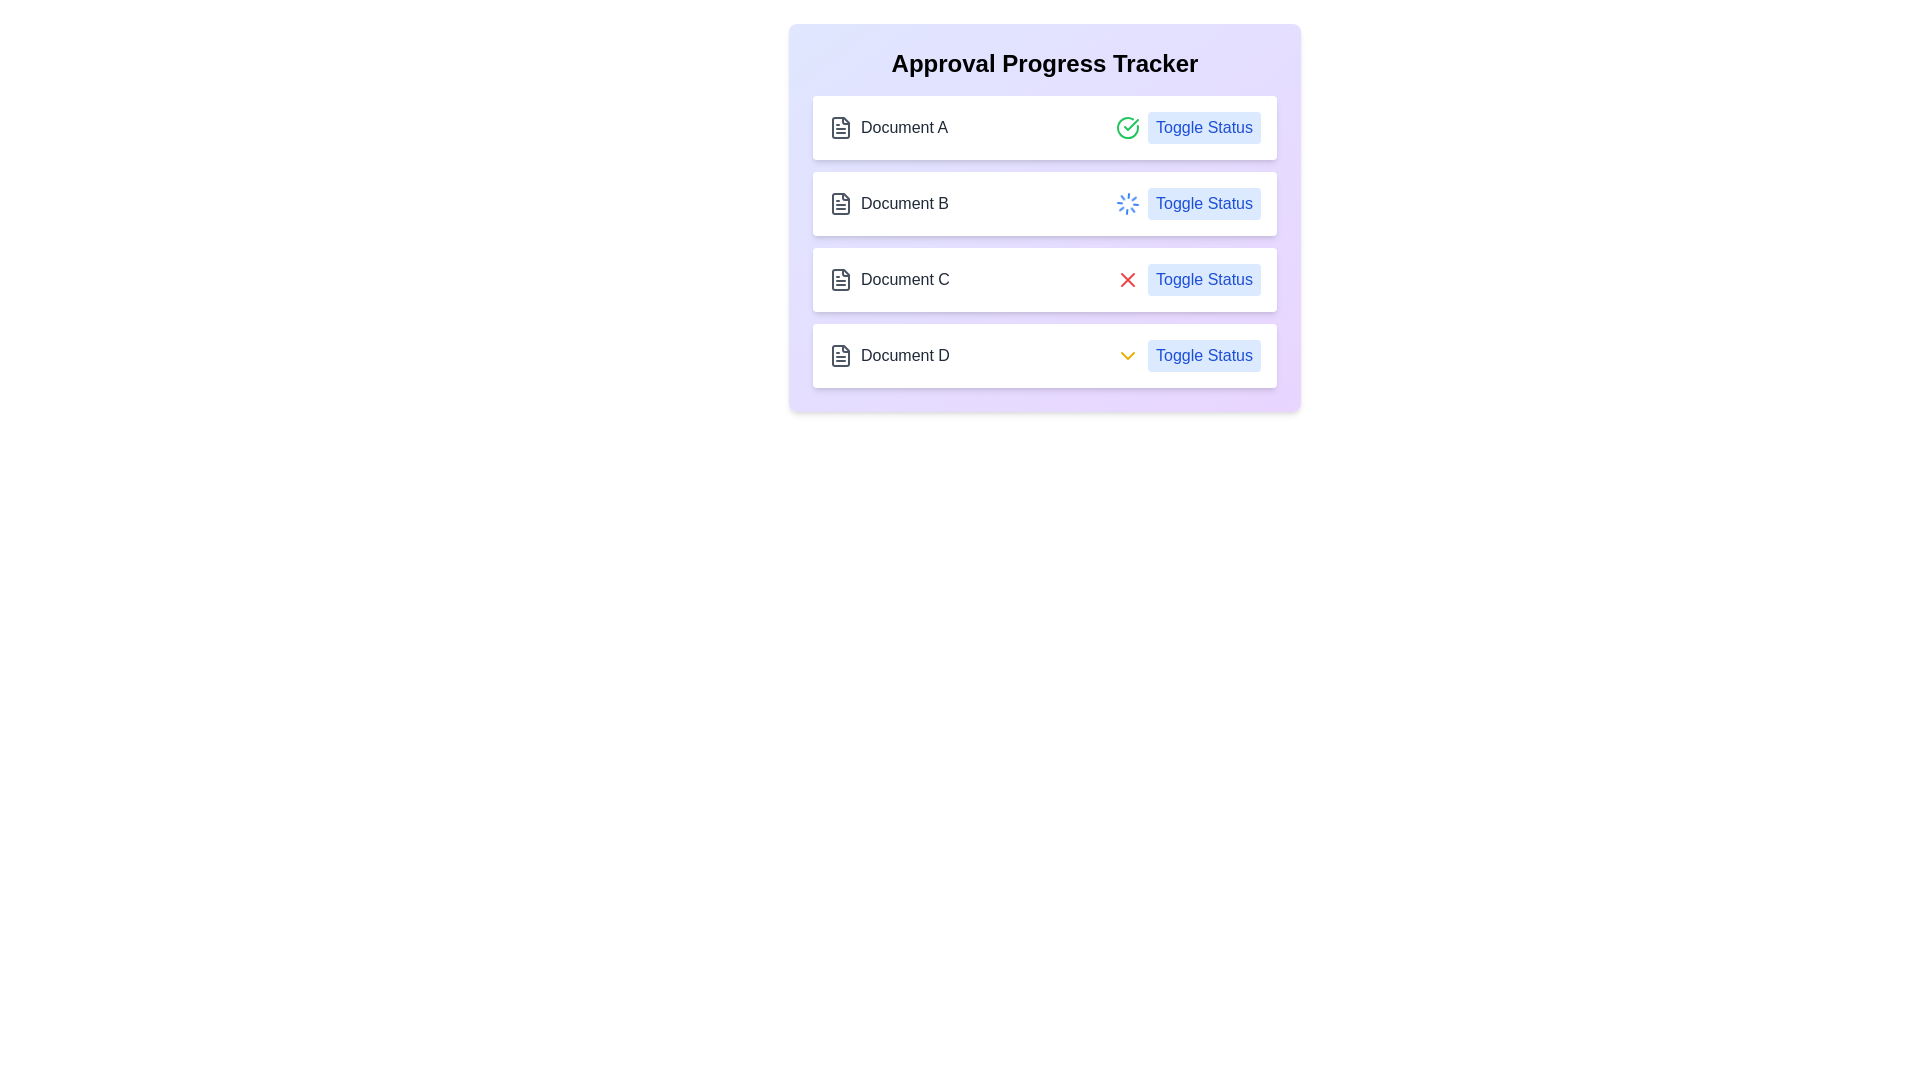 This screenshot has width=1920, height=1080. I want to click on the 'Toggle Status' button located in the third row of the 'Approval Progress Tracker' panel, which has blue text on a light blue background, so click(1203, 280).